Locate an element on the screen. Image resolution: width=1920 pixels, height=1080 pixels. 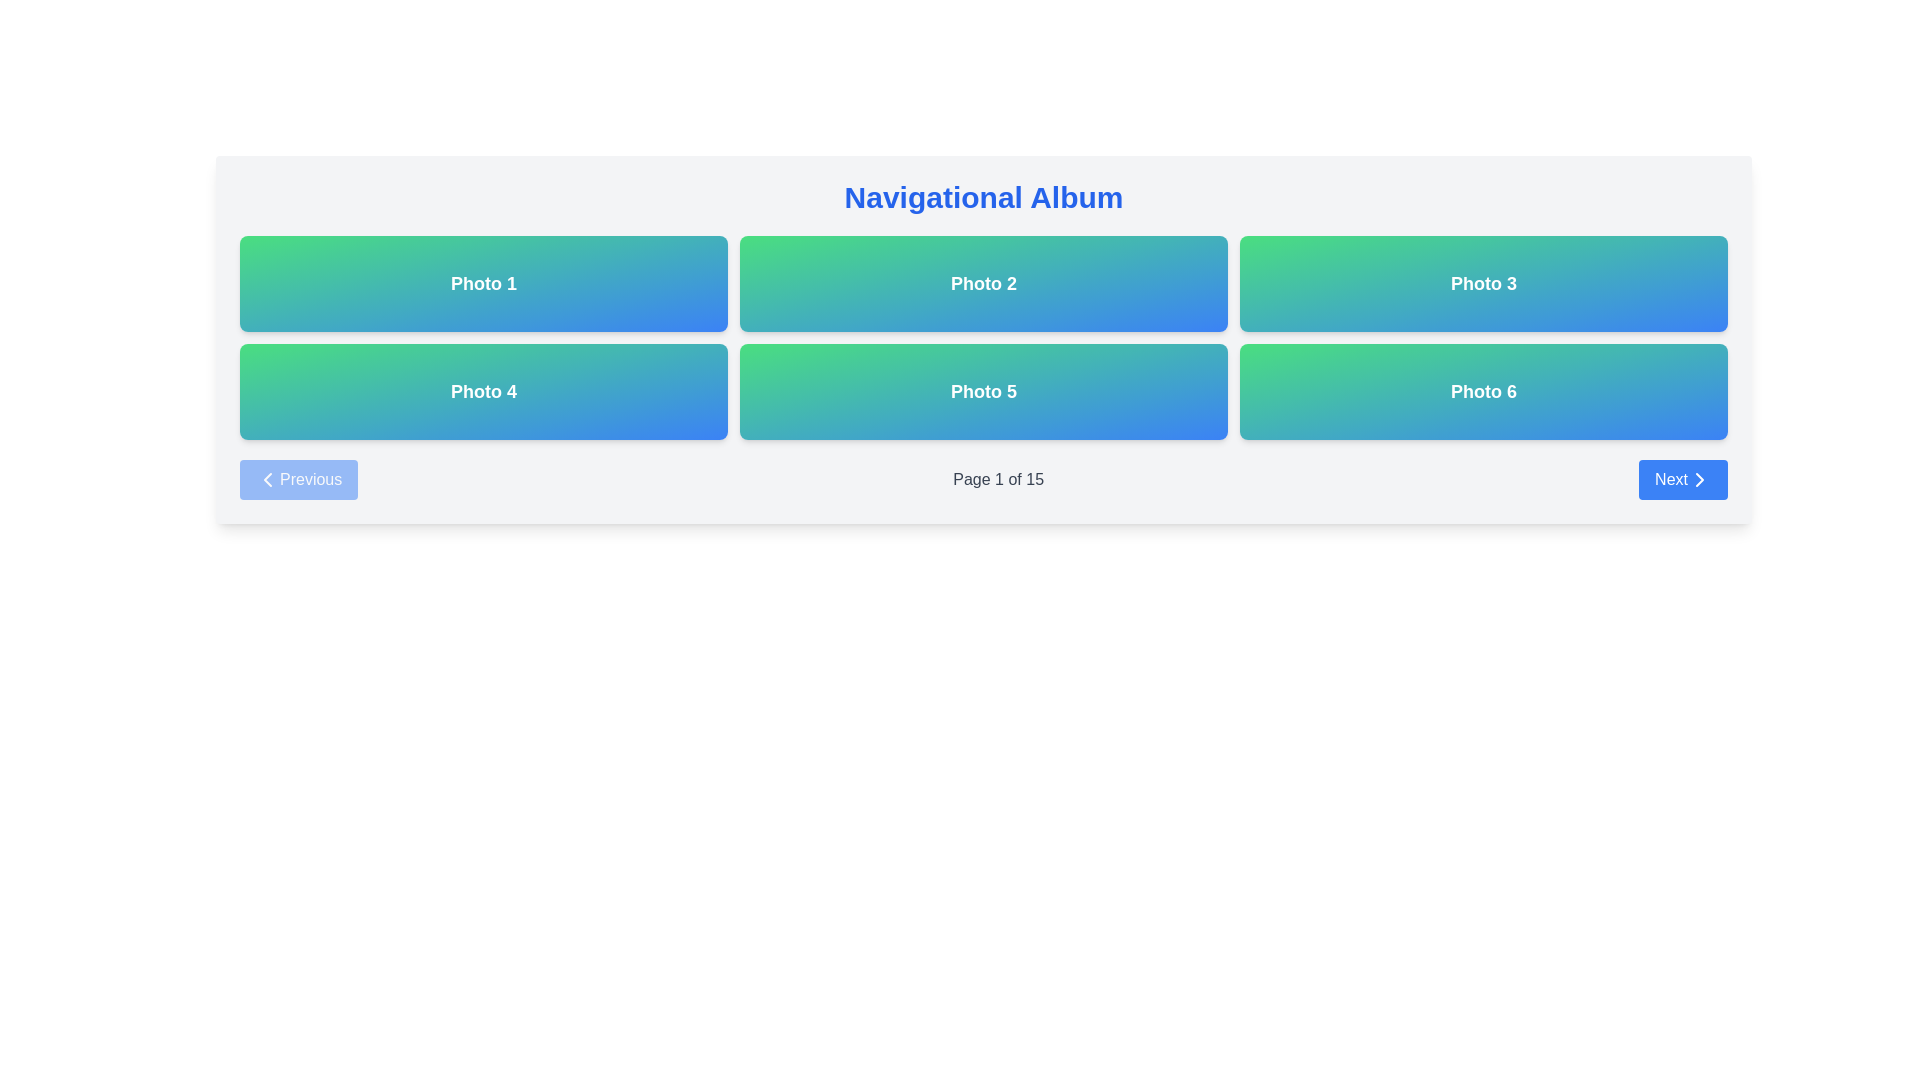
the left arrow SVG icon within the 'Previous' button at the bottom left of the interface is located at coordinates (267, 479).